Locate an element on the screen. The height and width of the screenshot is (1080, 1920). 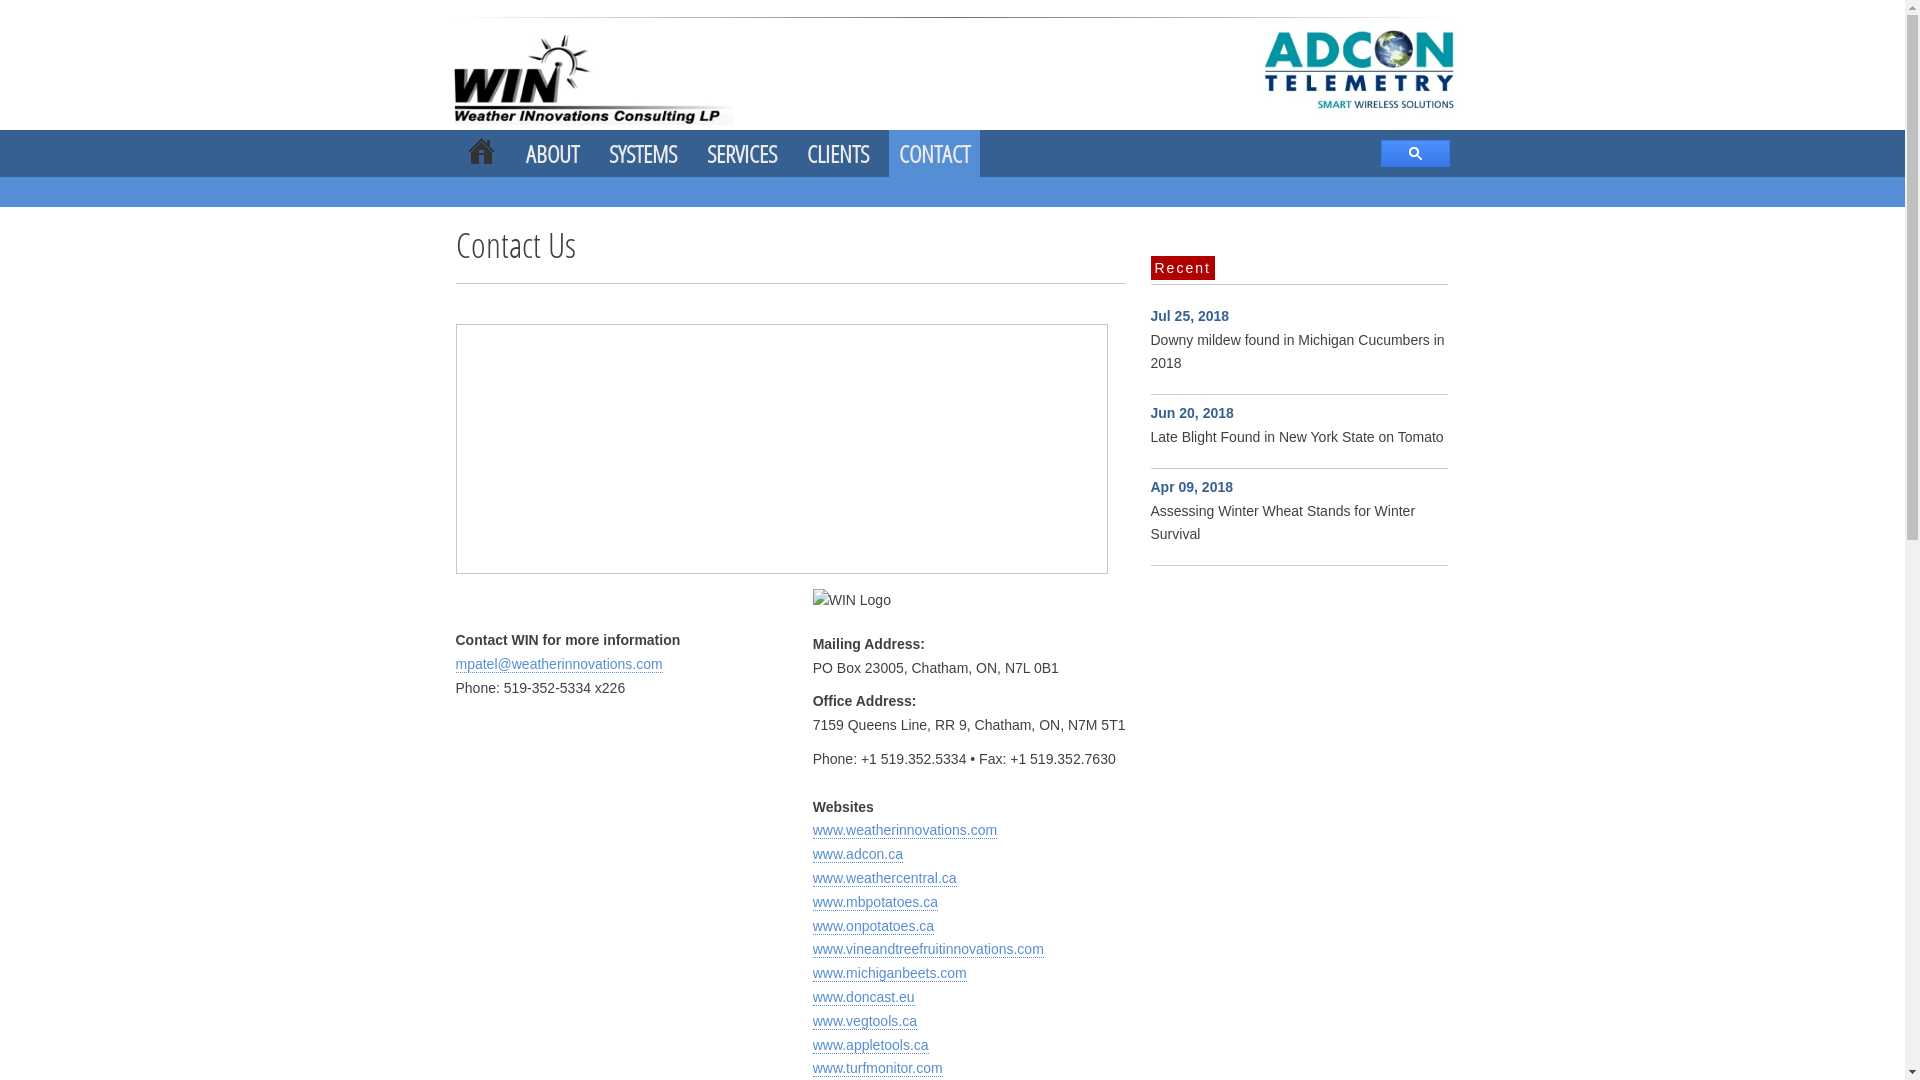
'www.vegtools.ca' is located at coordinates (864, 1021).